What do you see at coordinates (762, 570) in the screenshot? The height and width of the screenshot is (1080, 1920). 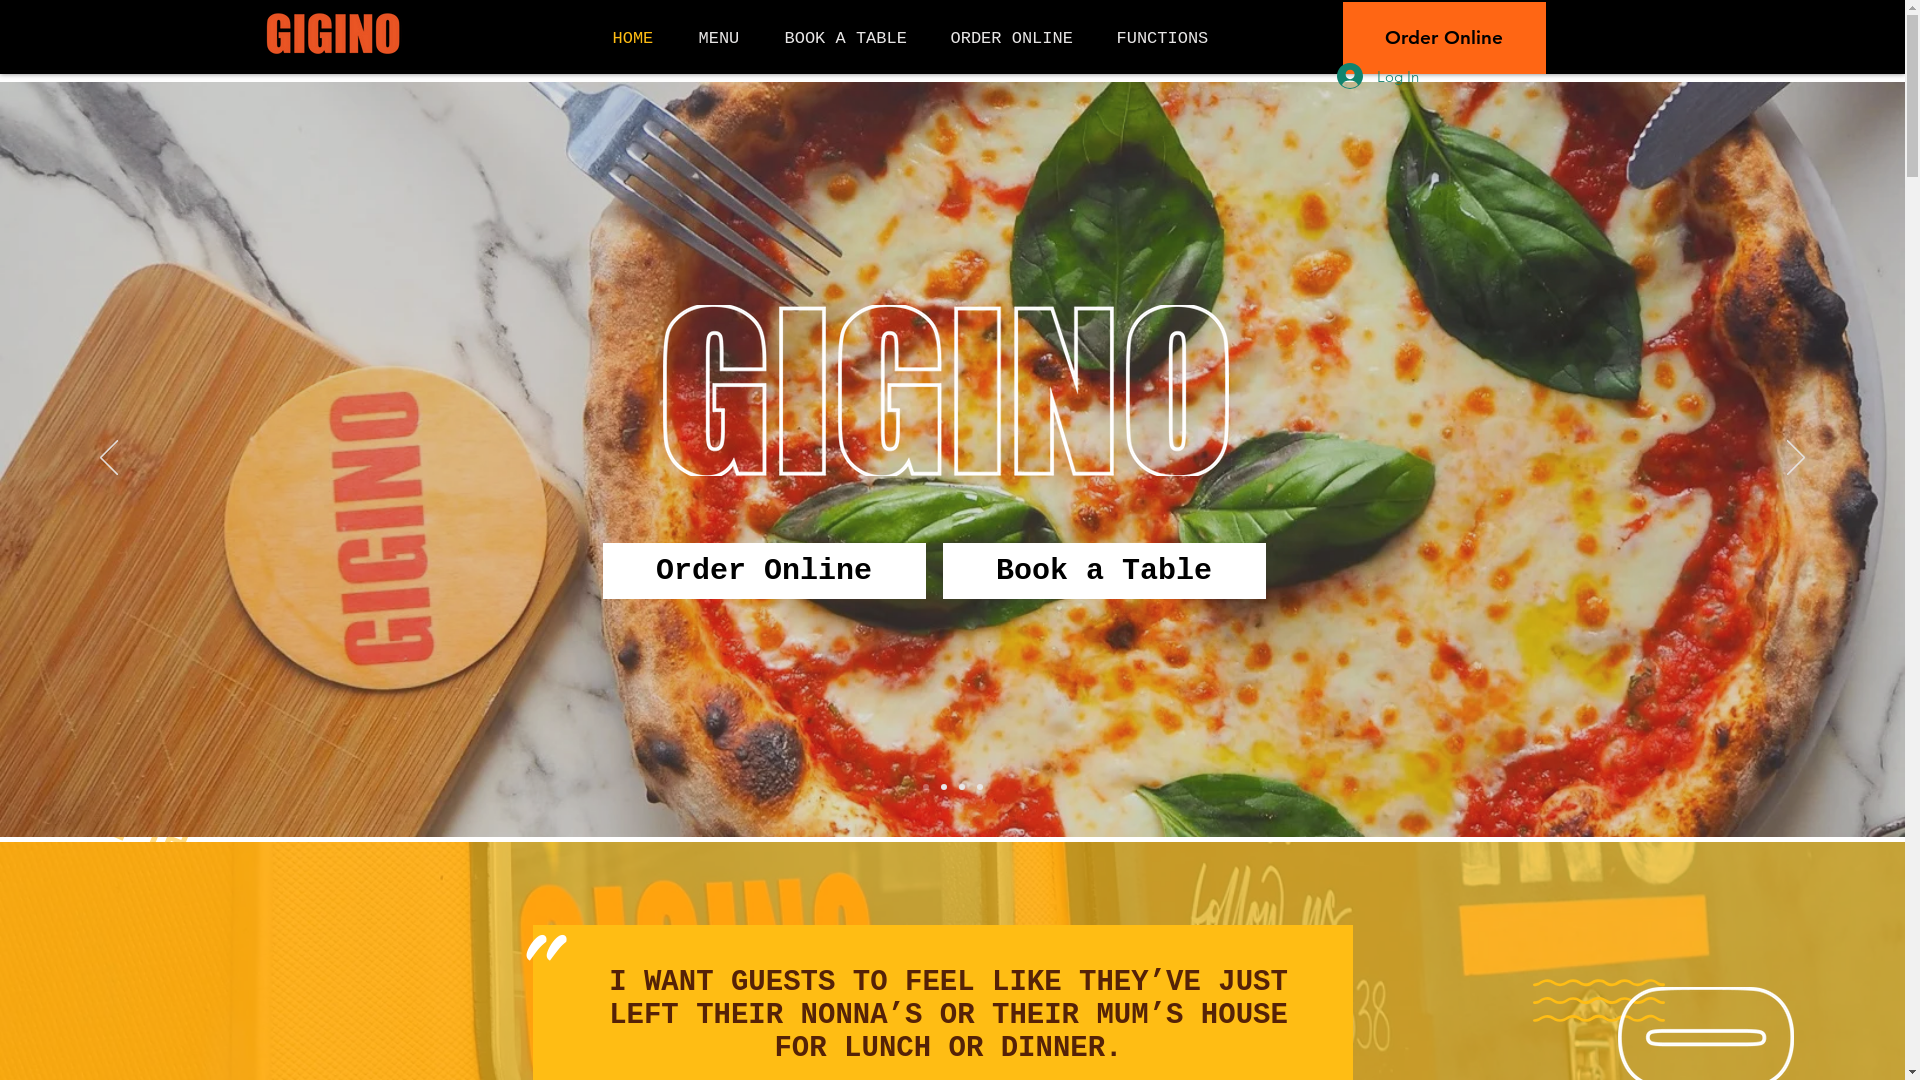 I see `'Order Online'` at bounding box center [762, 570].